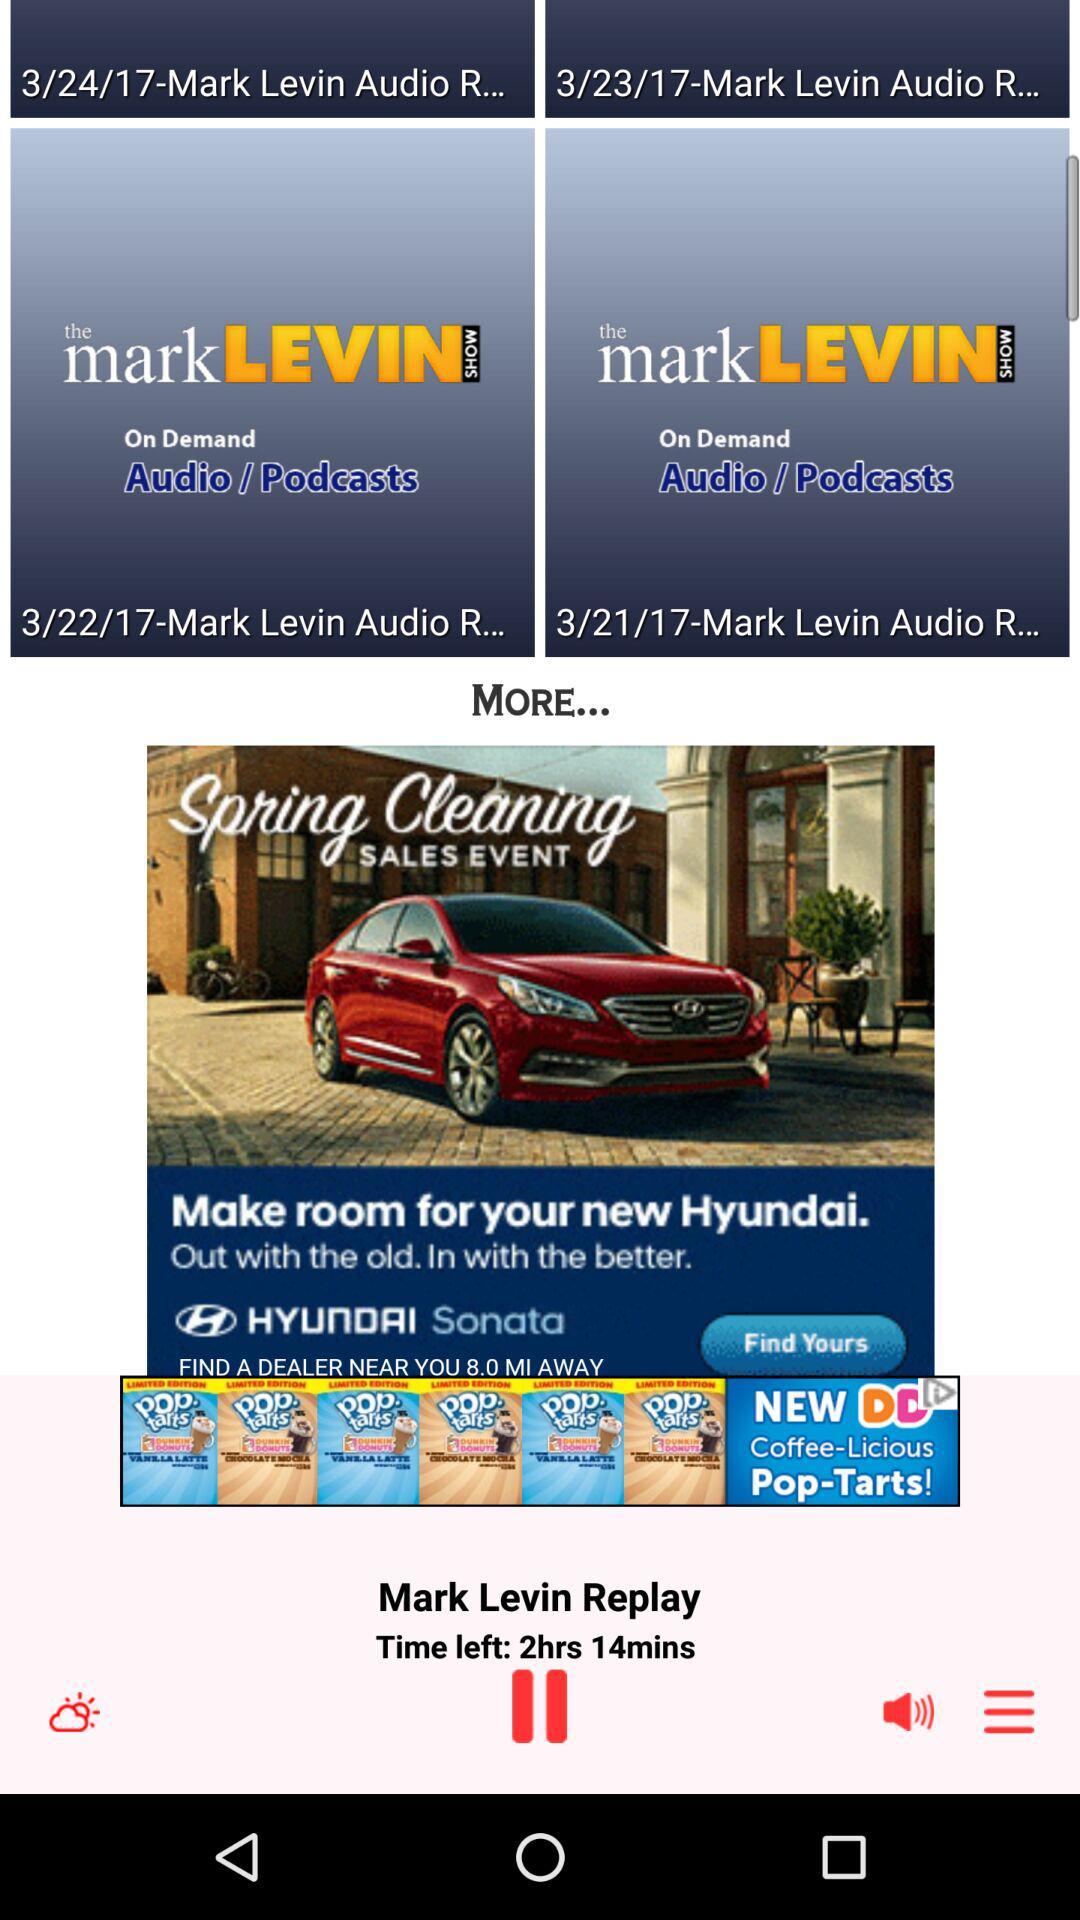  Describe the element at coordinates (538, 1705) in the screenshot. I see `go back` at that location.